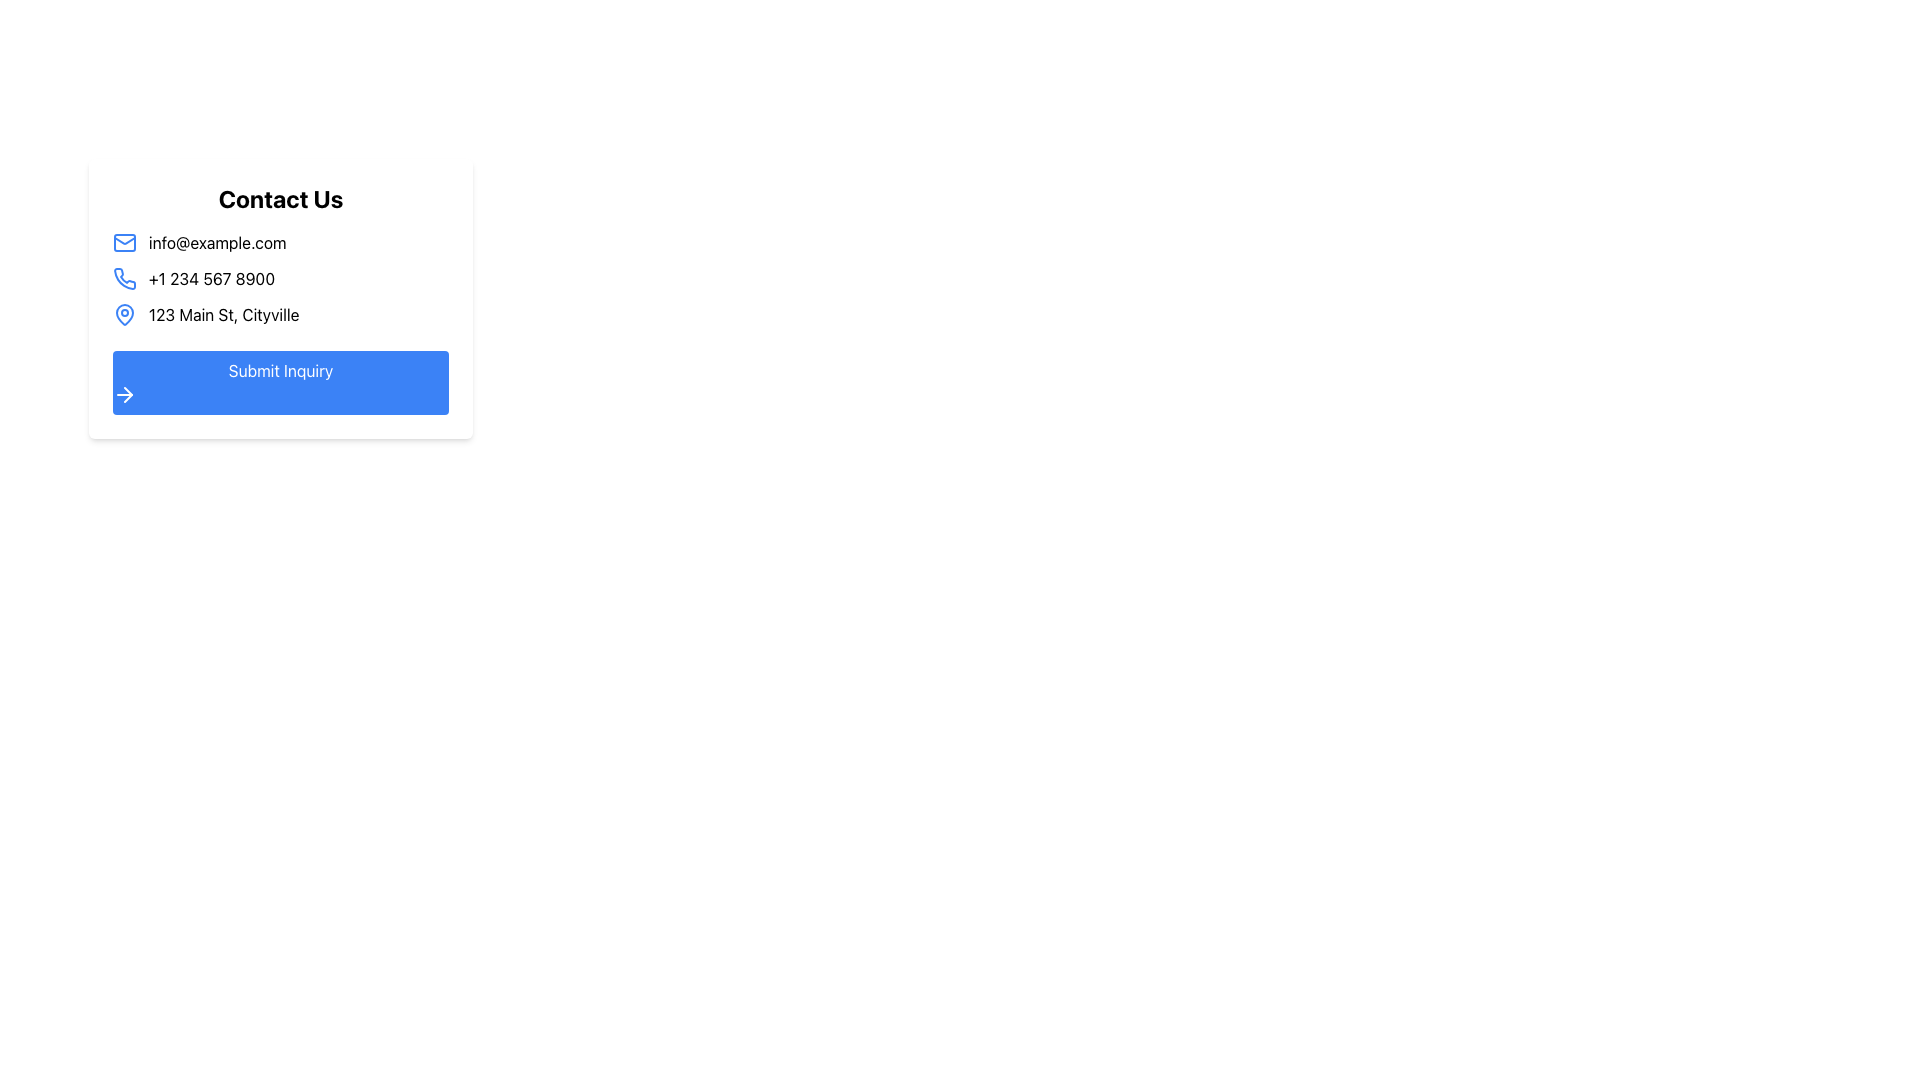 The height and width of the screenshot is (1080, 1920). I want to click on the blue phone icon located next to the text '+1 234 567 8900' to interact with the phone contact functionality, so click(123, 278).